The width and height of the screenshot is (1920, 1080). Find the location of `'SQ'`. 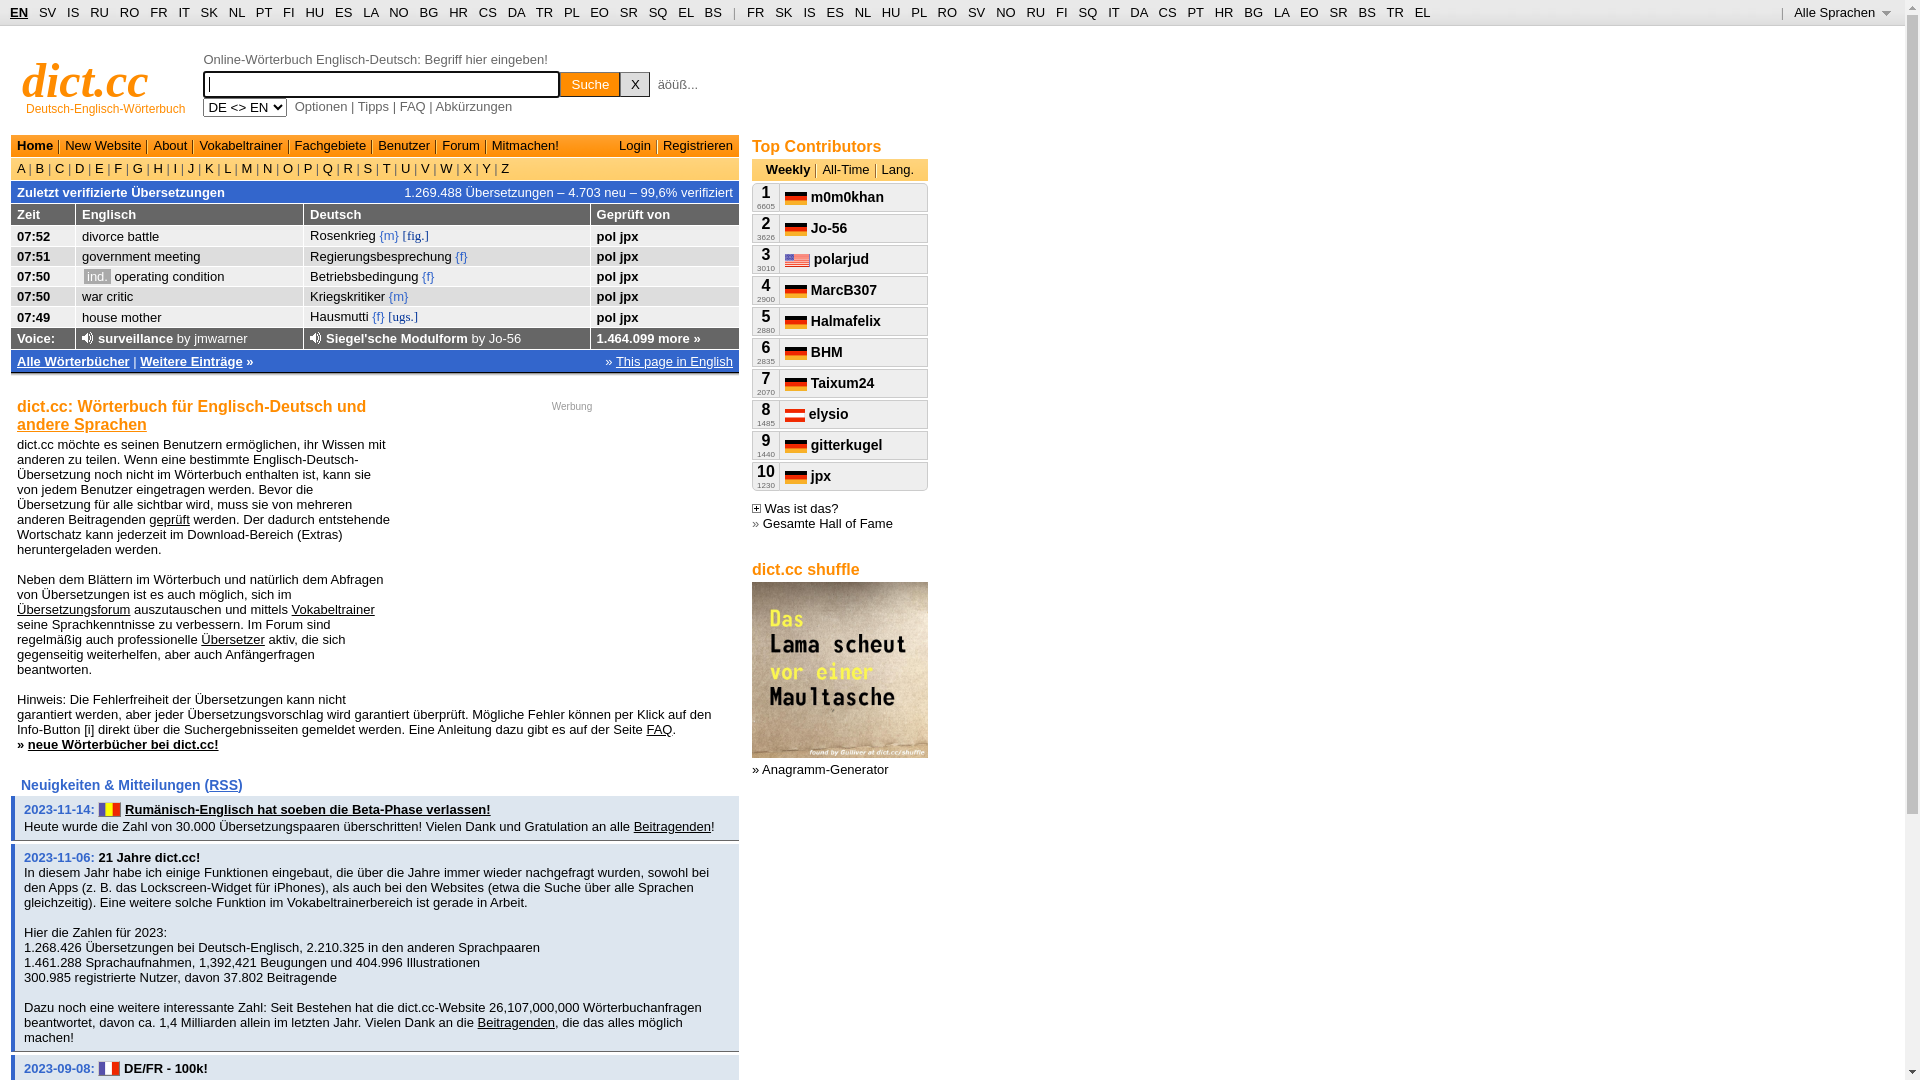

'SQ' is located at coordinates (1086, 12).